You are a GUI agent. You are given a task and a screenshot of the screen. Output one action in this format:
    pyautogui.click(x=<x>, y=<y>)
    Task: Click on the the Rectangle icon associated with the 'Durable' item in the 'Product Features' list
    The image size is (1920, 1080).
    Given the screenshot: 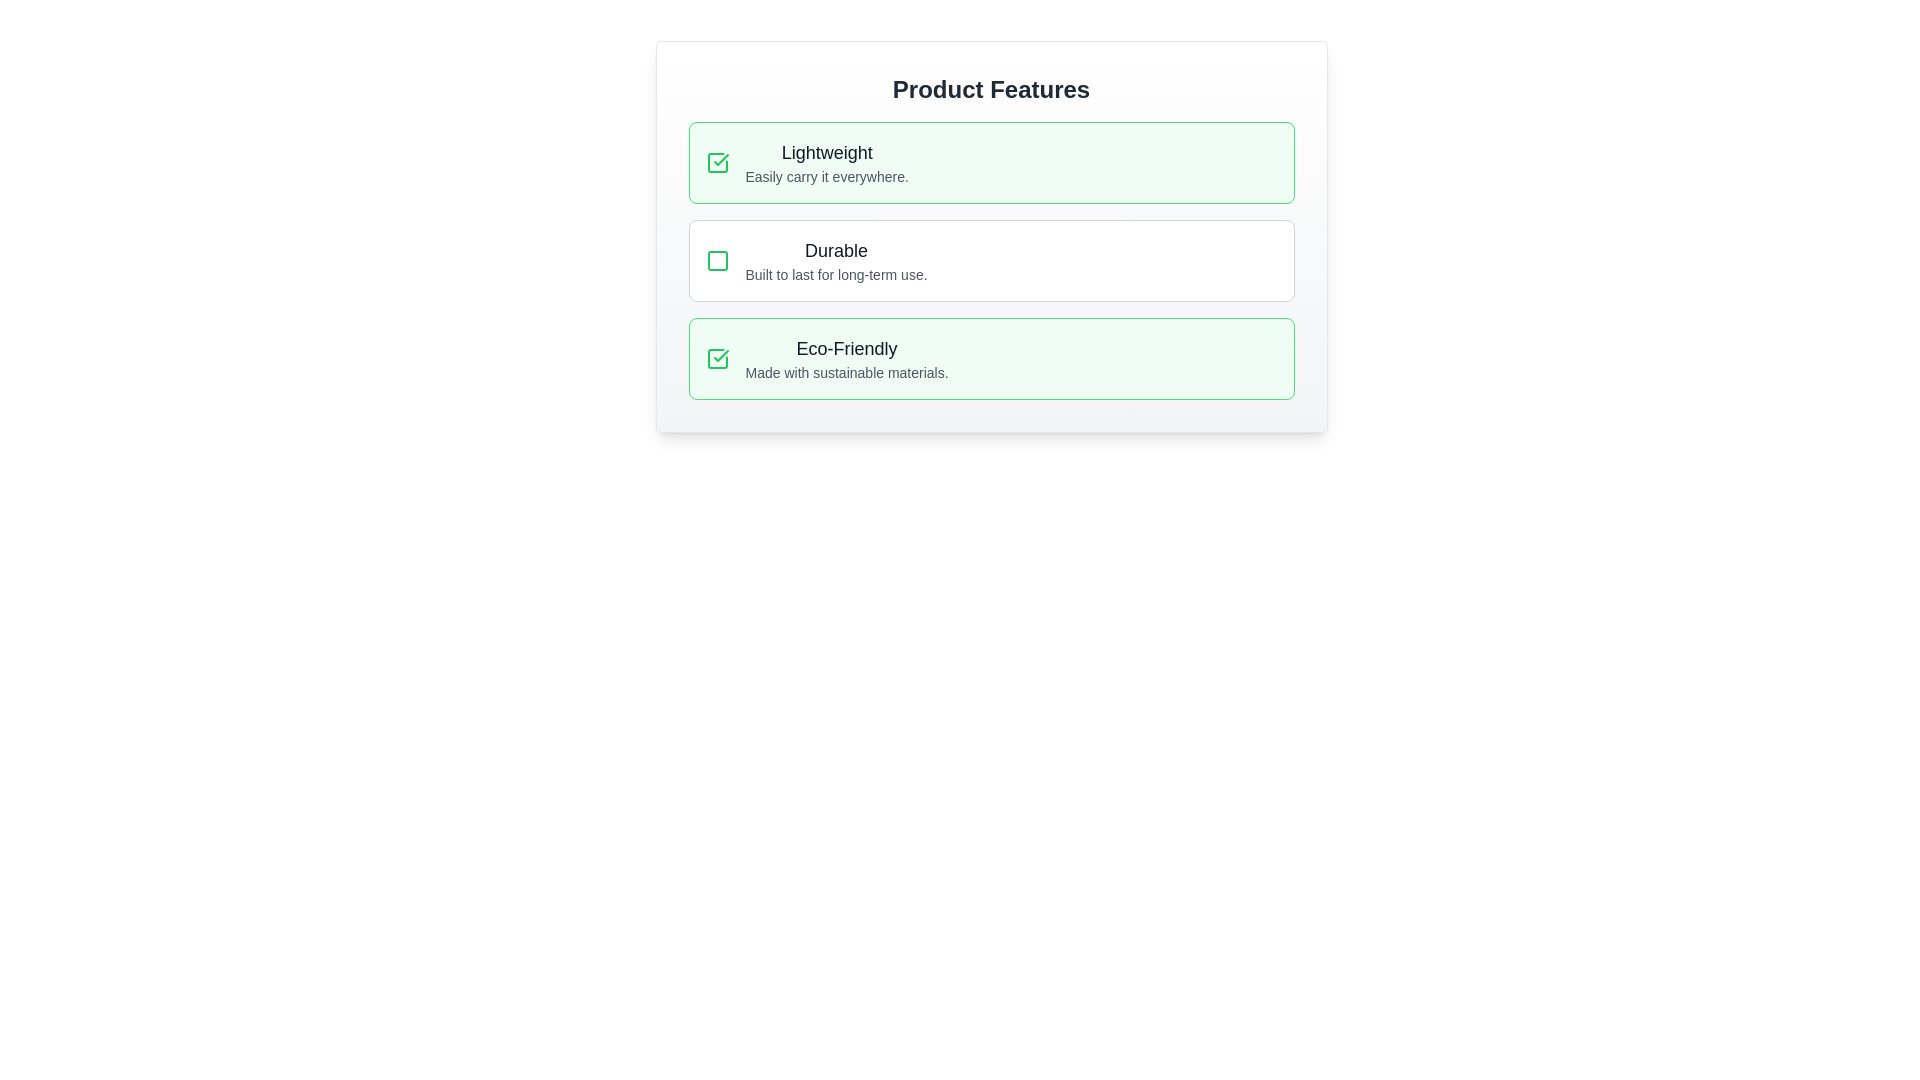 What is the action you would take?
    pyautogui.click(x=717, y=260)
    